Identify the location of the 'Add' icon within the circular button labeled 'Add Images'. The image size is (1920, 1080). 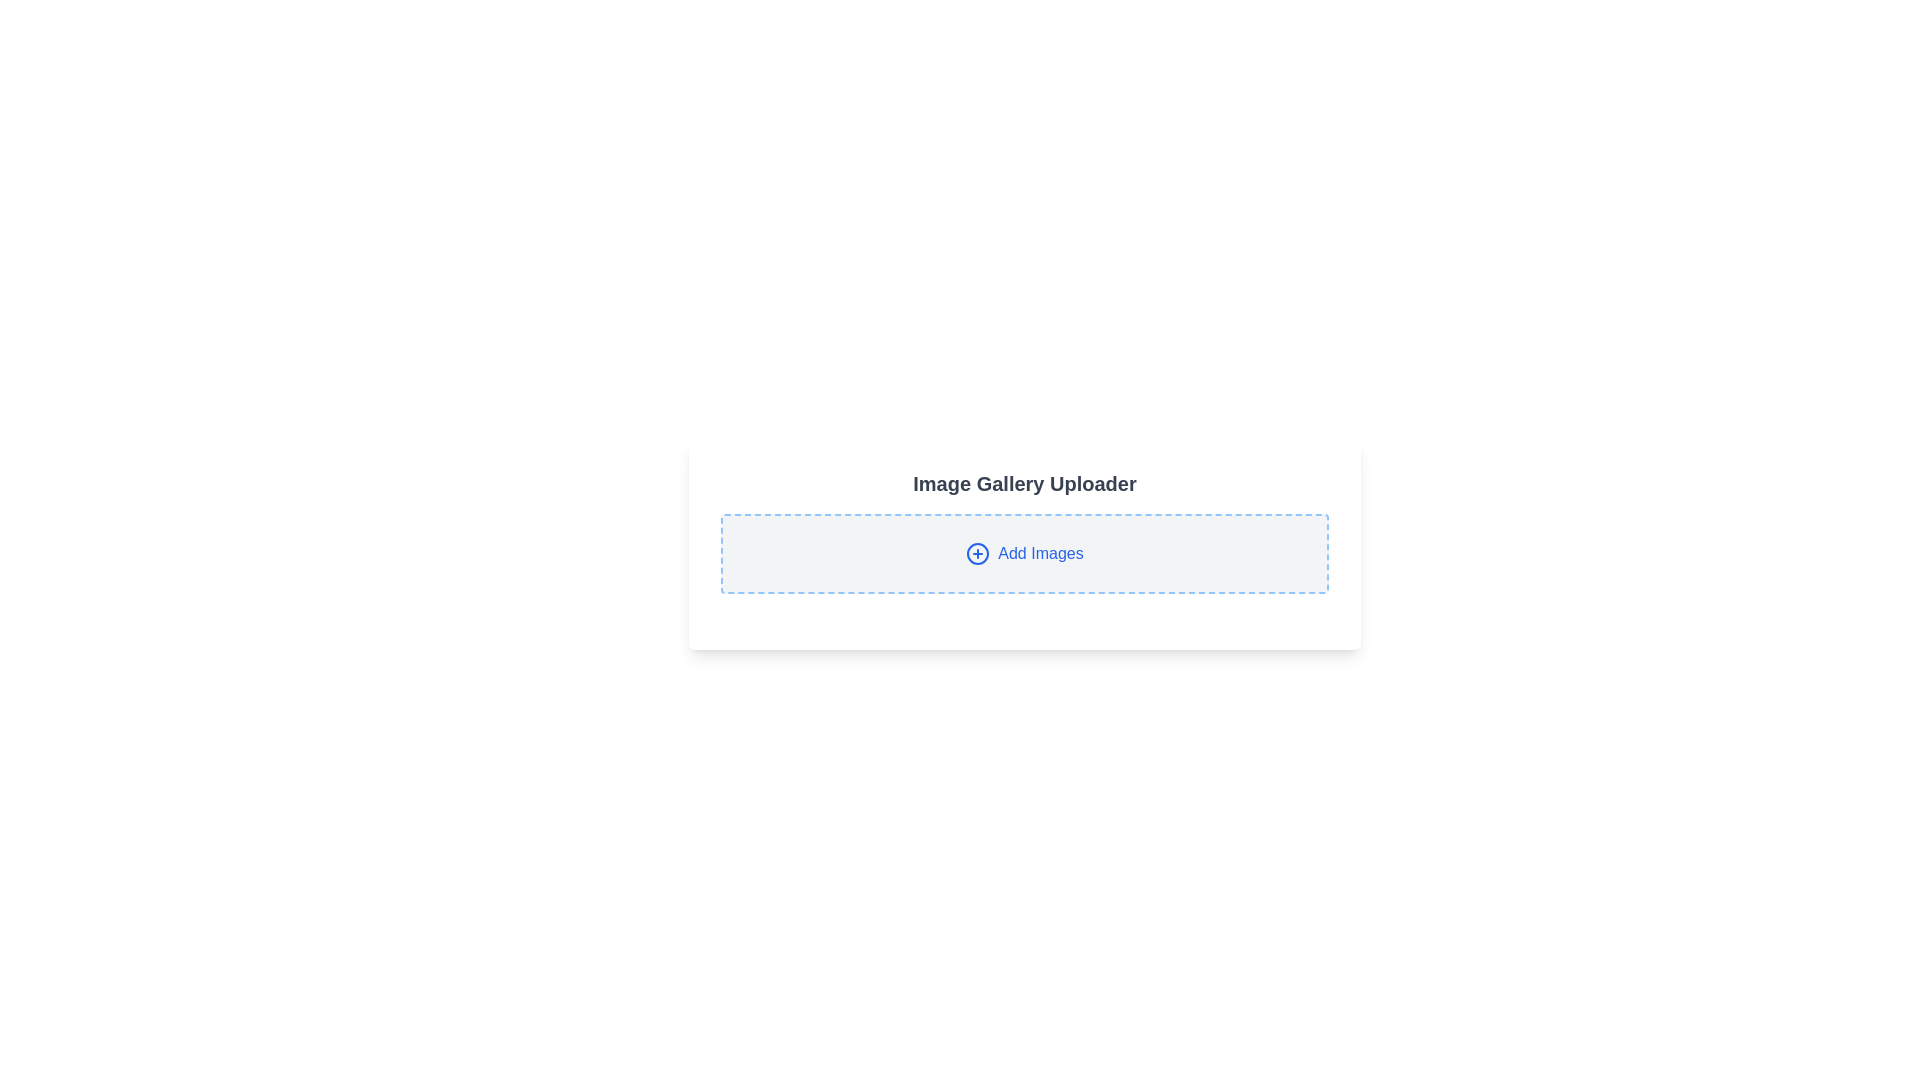
(978, 554).